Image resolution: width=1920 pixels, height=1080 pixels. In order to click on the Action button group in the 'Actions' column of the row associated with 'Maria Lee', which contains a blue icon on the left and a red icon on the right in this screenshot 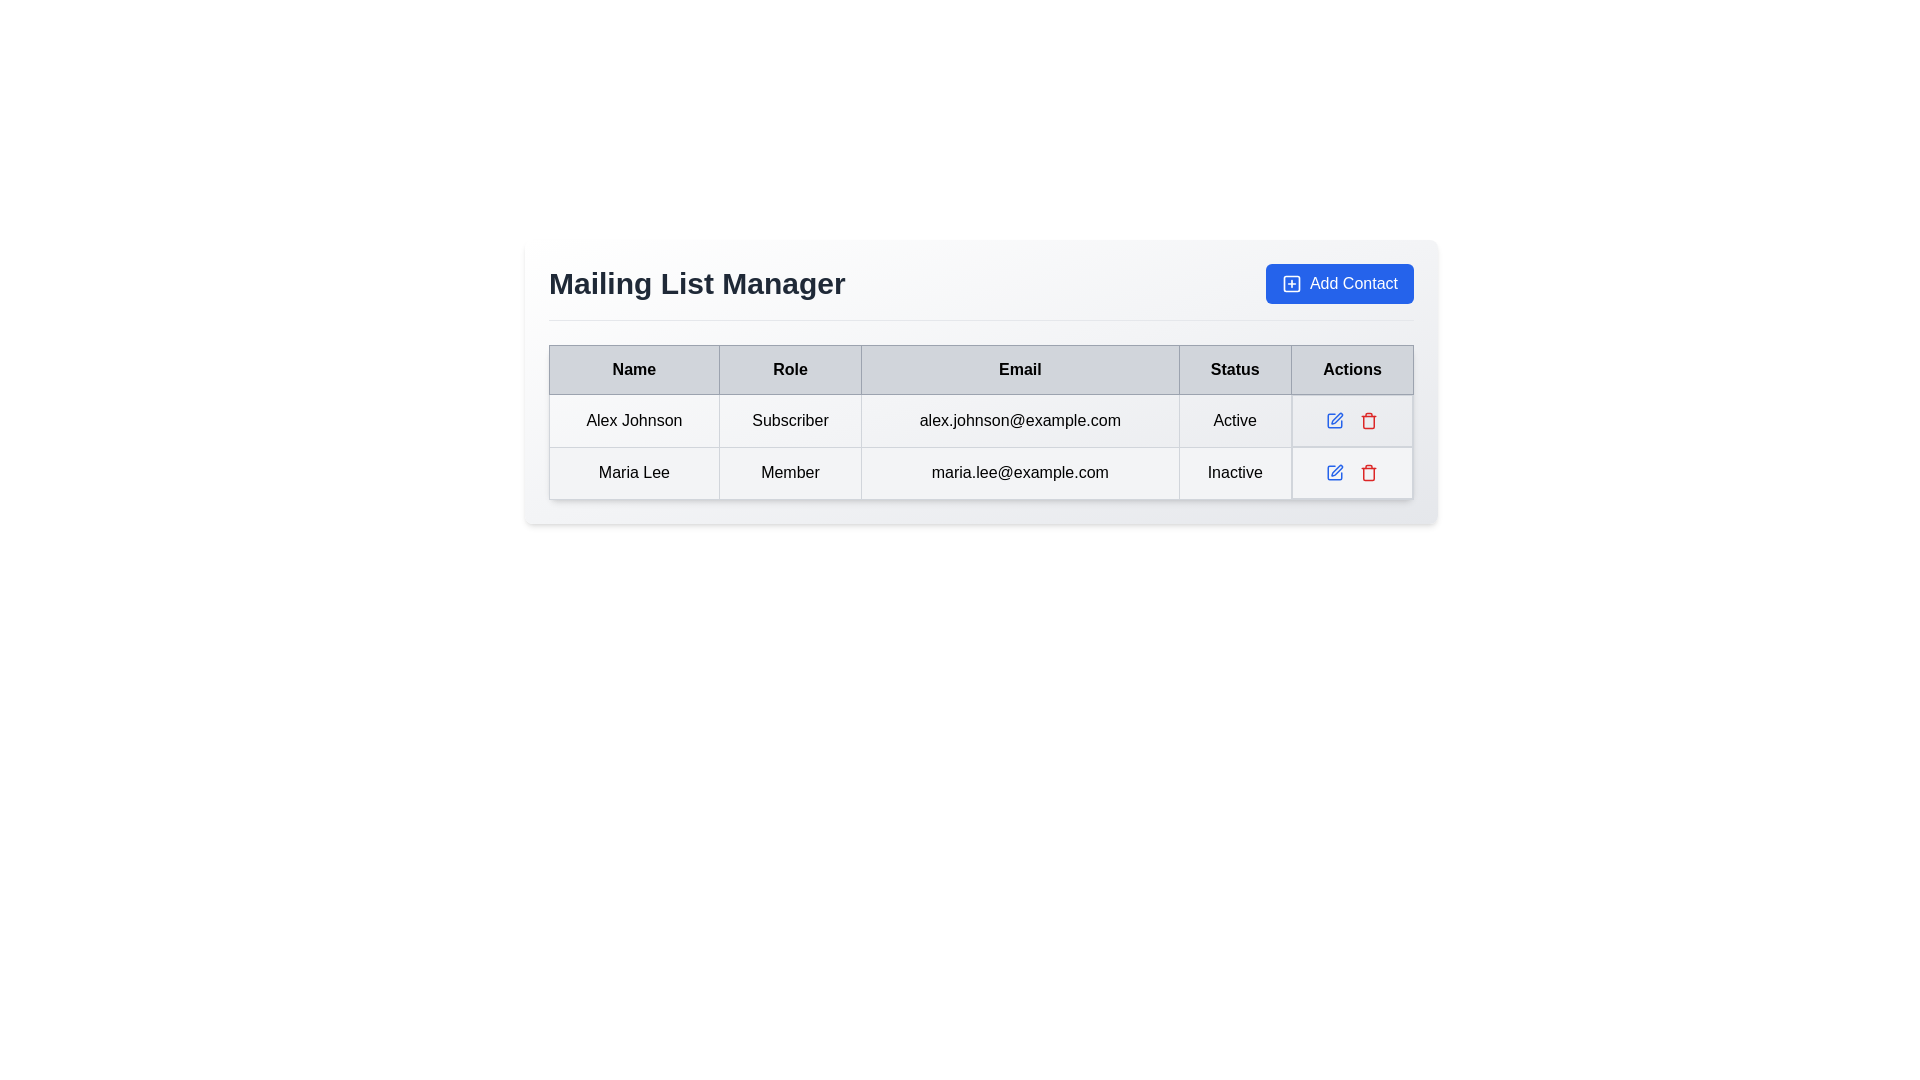, I will do `click(1352, 473)`.